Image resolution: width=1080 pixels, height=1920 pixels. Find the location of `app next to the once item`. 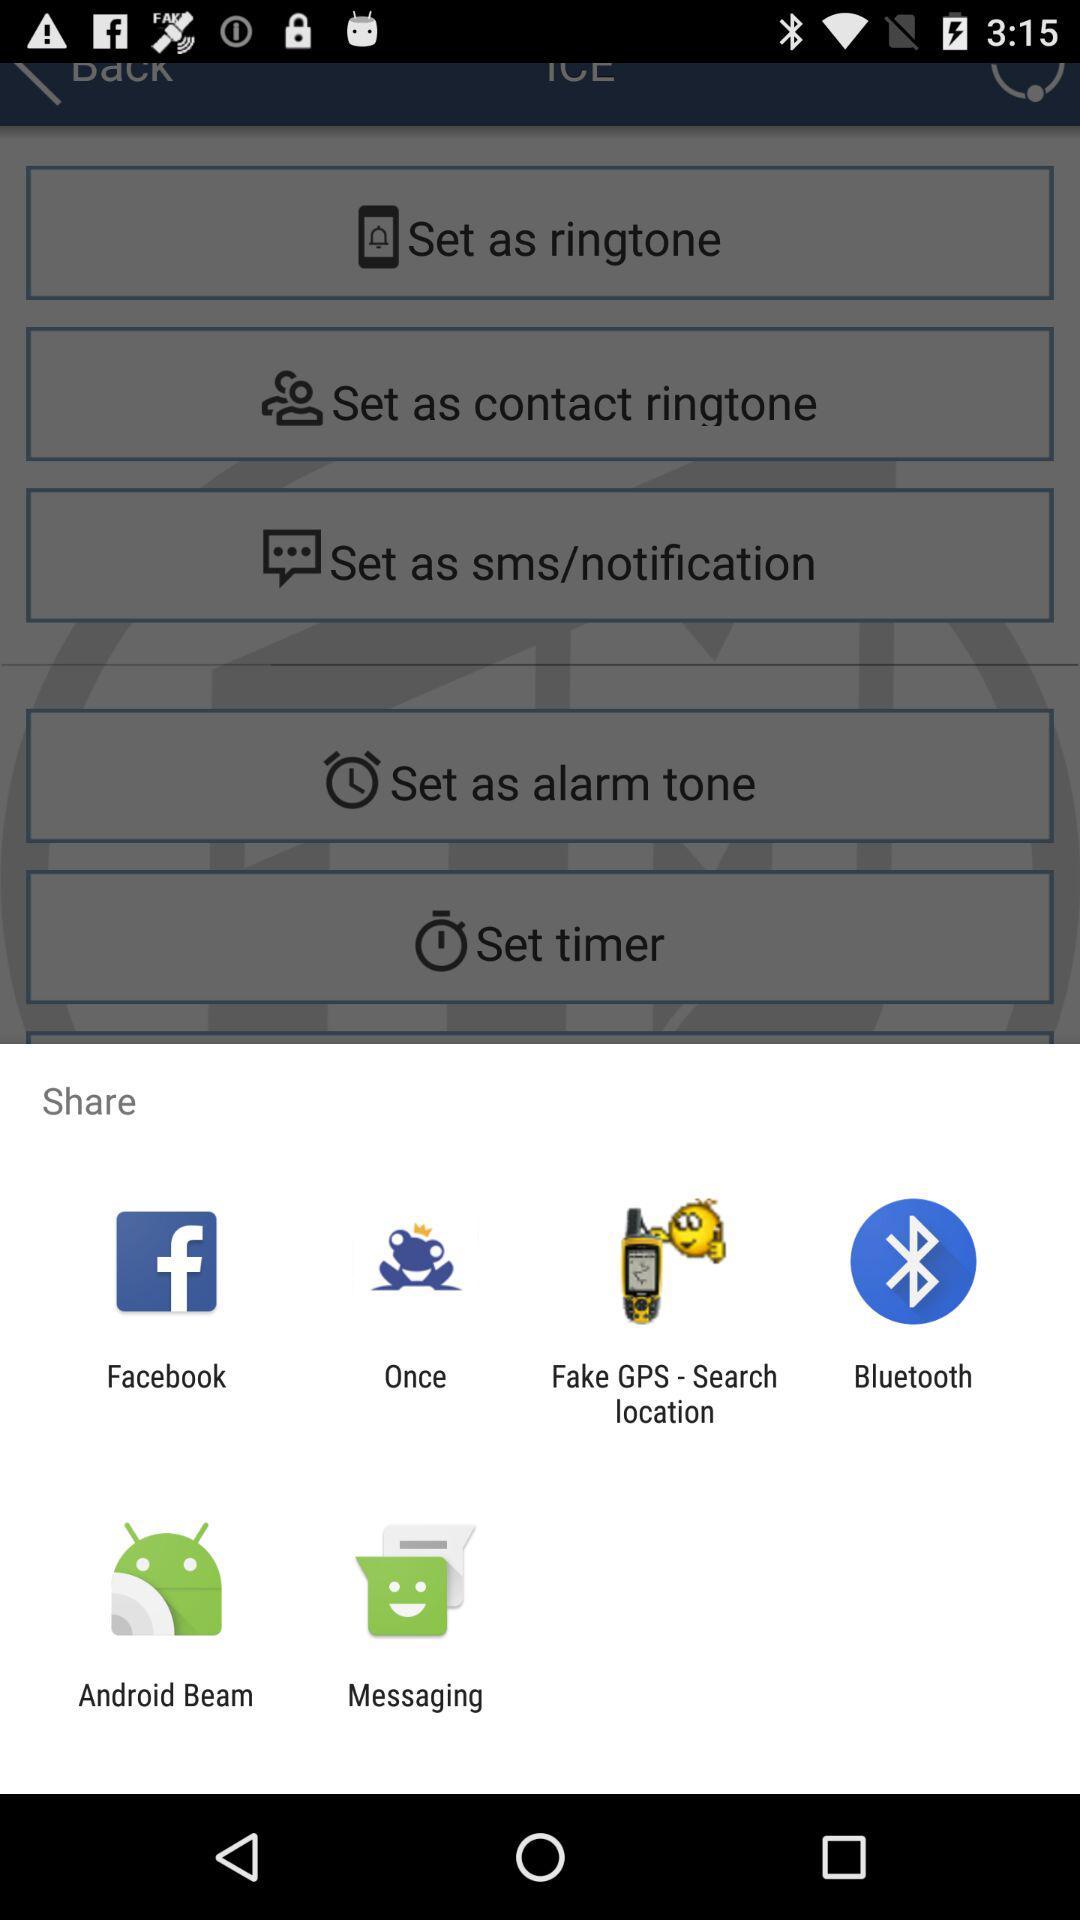

app next to the once item is located at coordinates (664, 1392).